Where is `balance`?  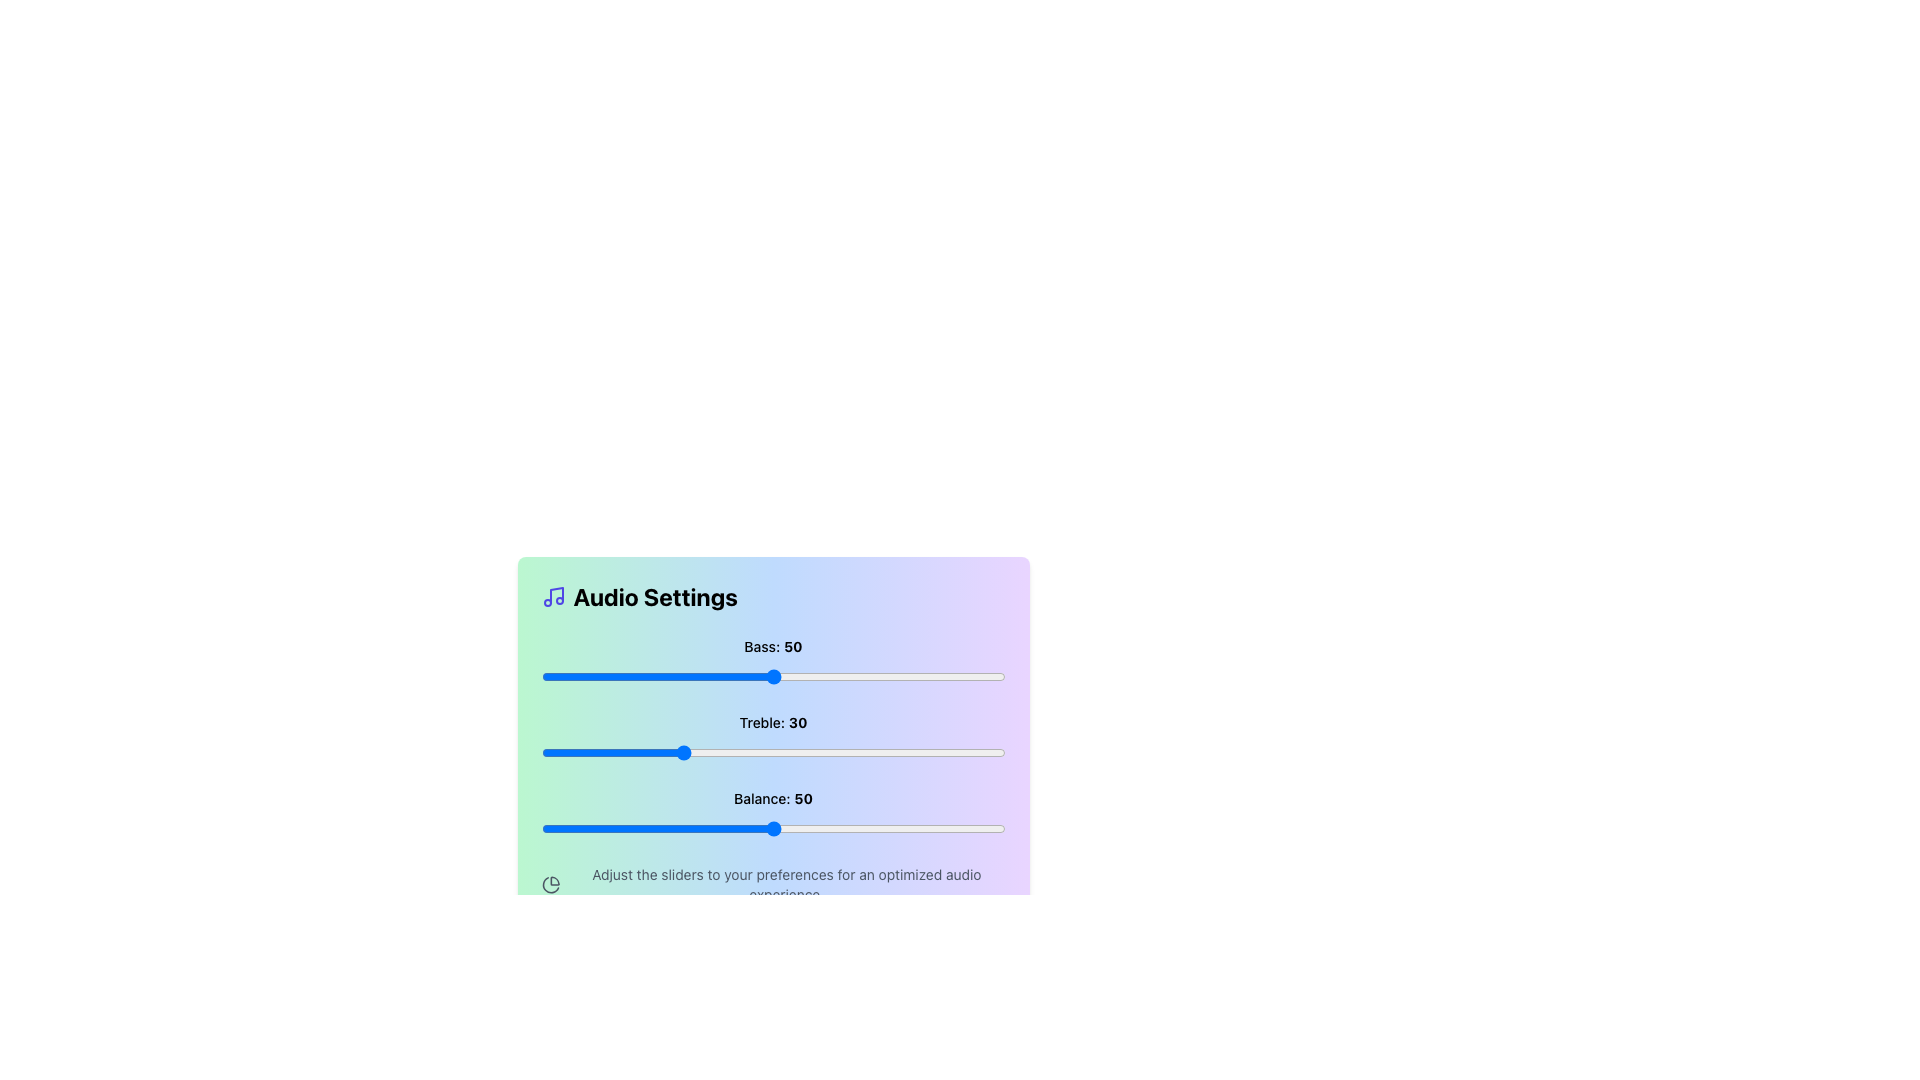 balance is located at coordinates (883, 829).